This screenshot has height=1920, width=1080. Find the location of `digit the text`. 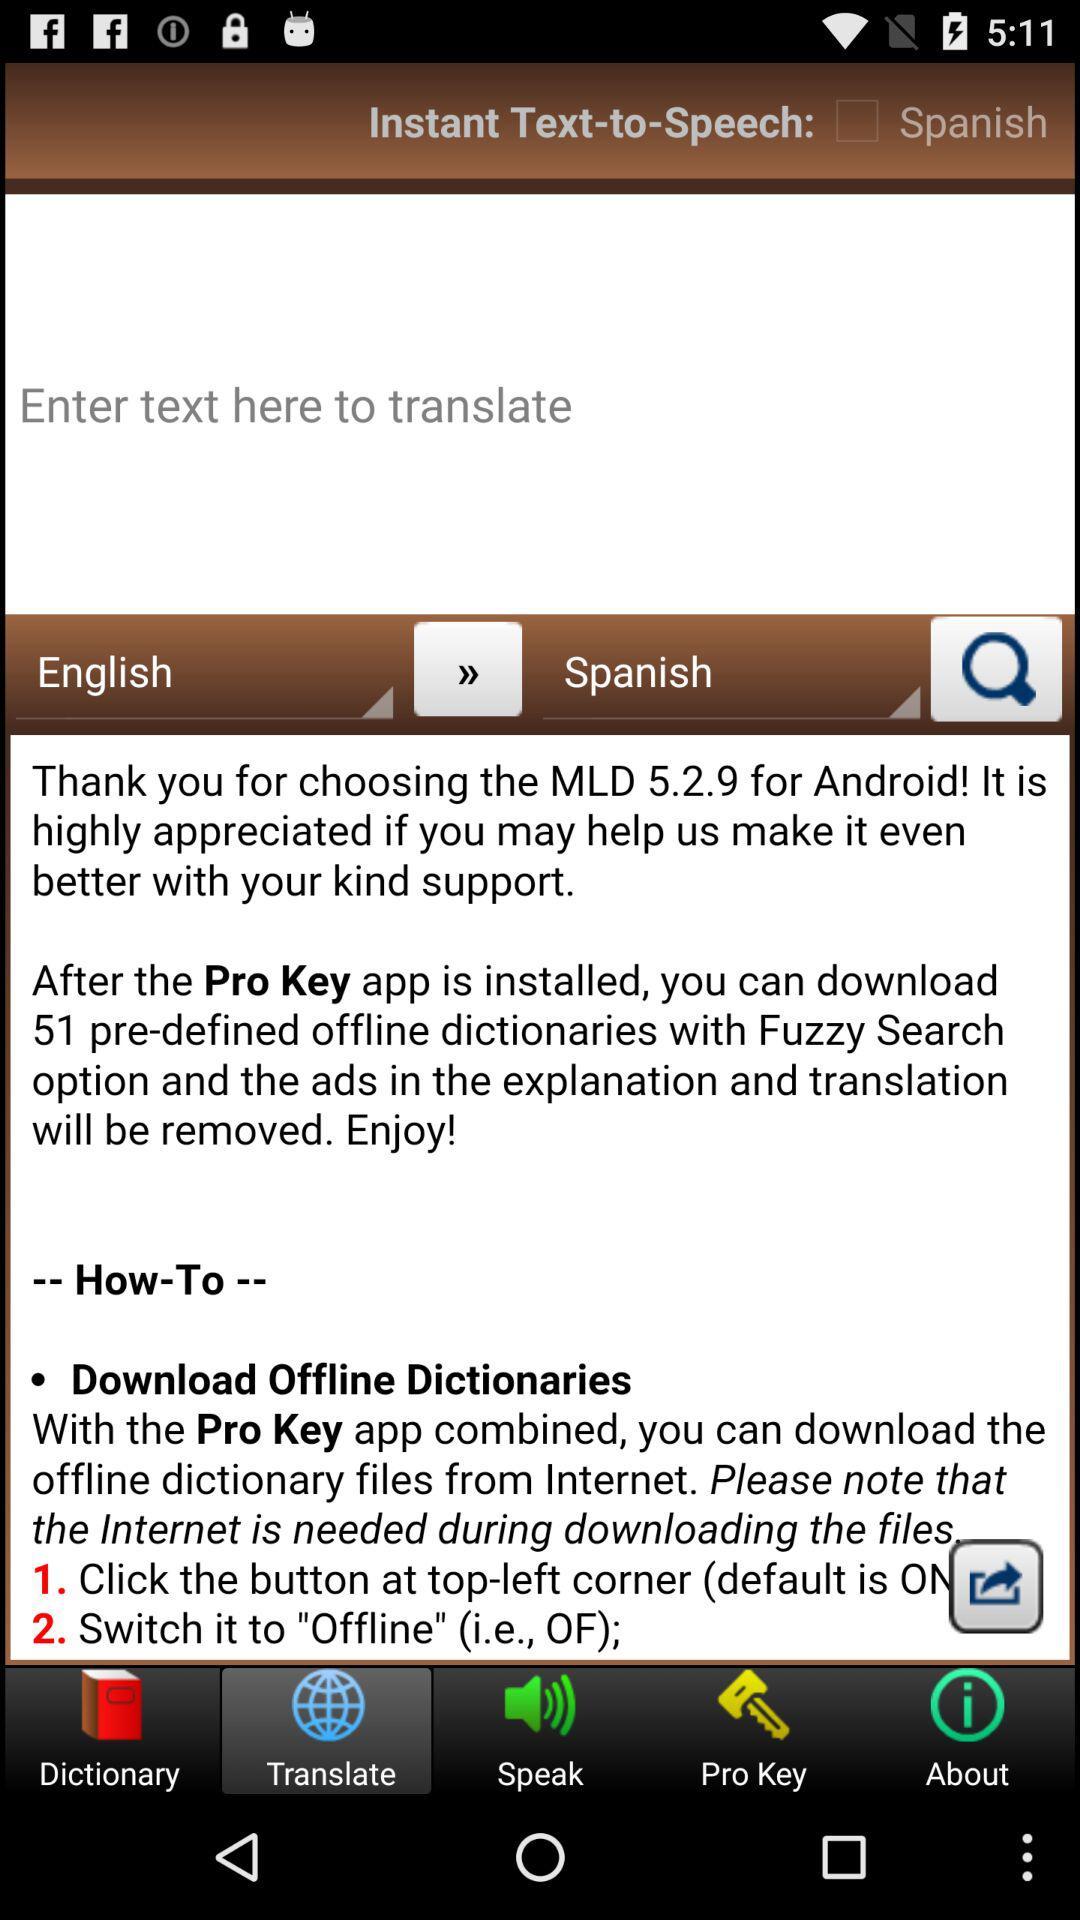

digit the text is located at coordinates (540, 403).